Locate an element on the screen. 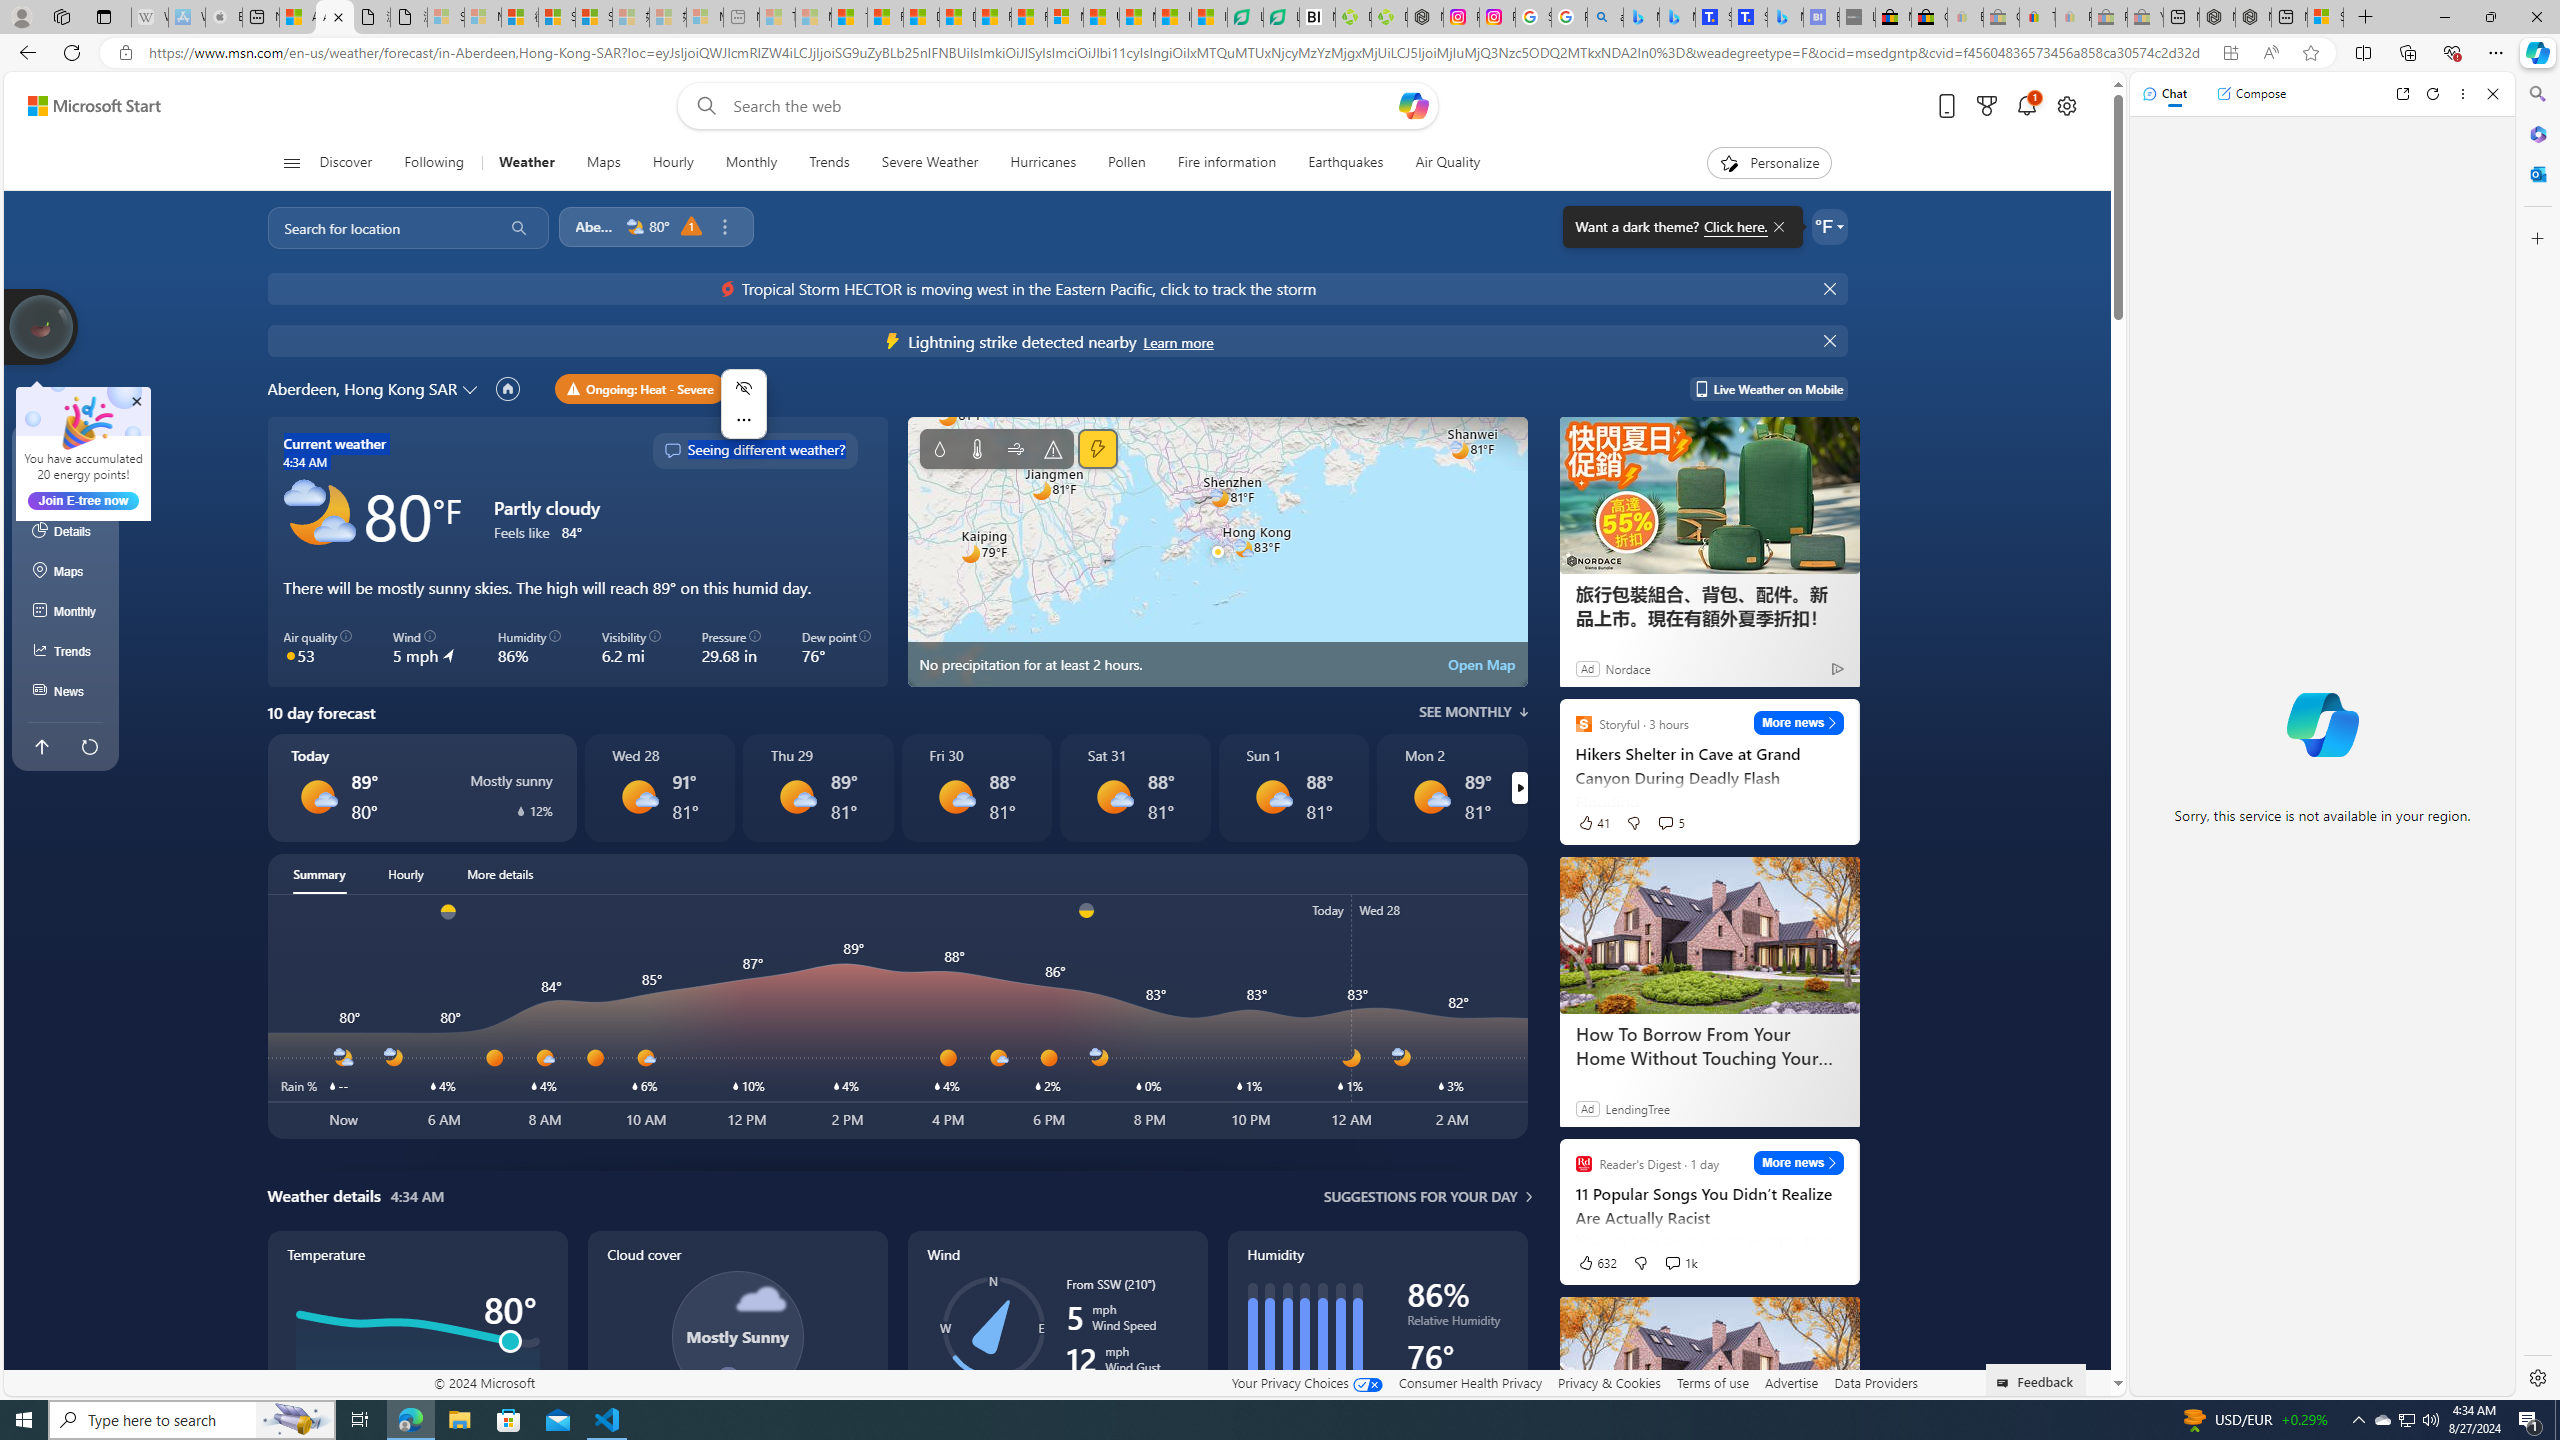  'More news' is located at coordinates (1797, 1161).